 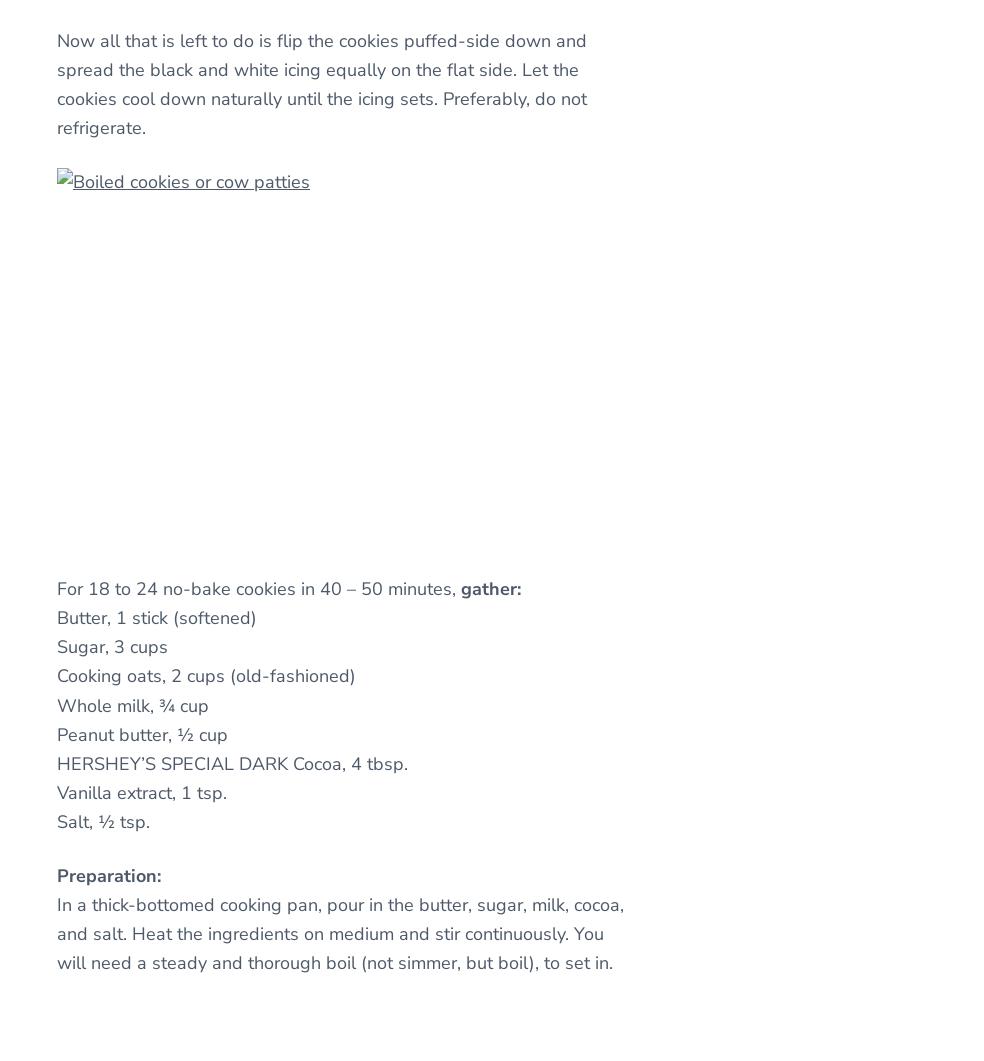 I want to click on 'Preparation:', so click(x=55, y=875).